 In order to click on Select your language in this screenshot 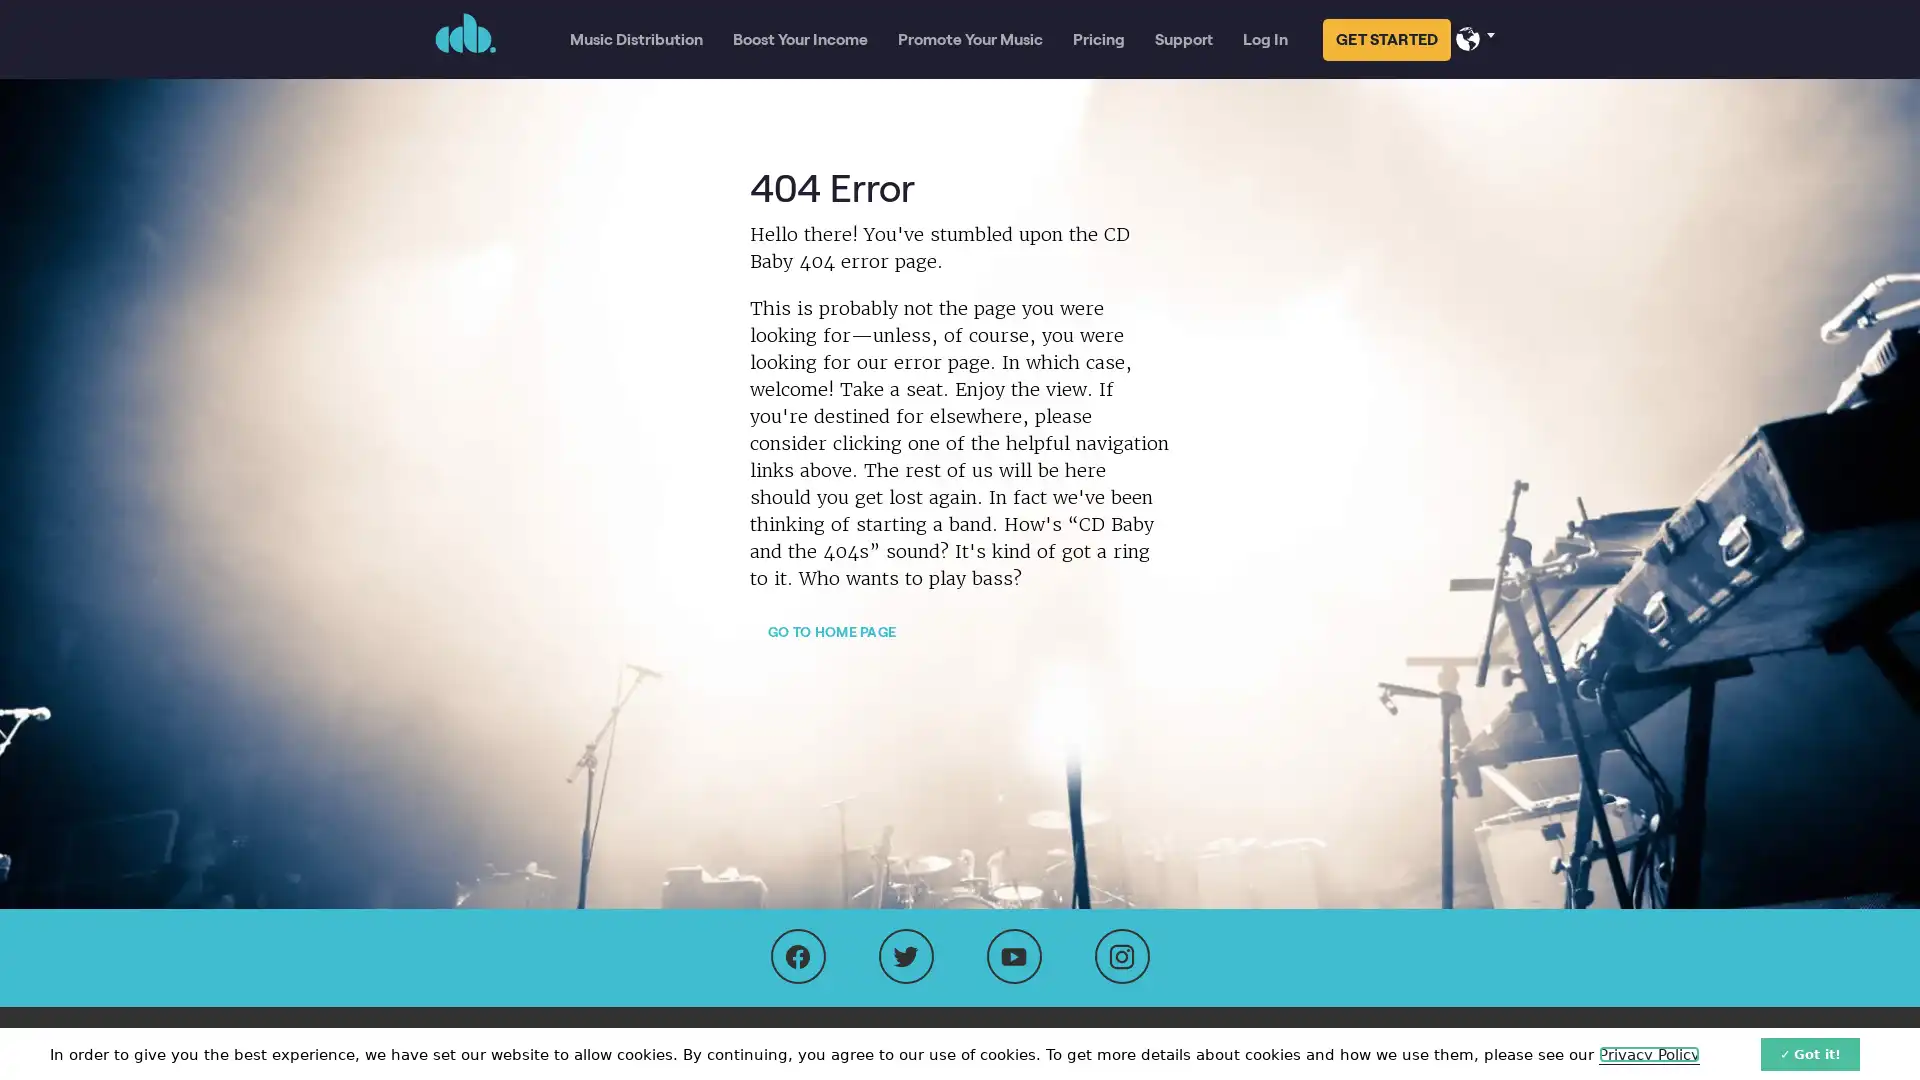, I will do `click(1468, 39)`.